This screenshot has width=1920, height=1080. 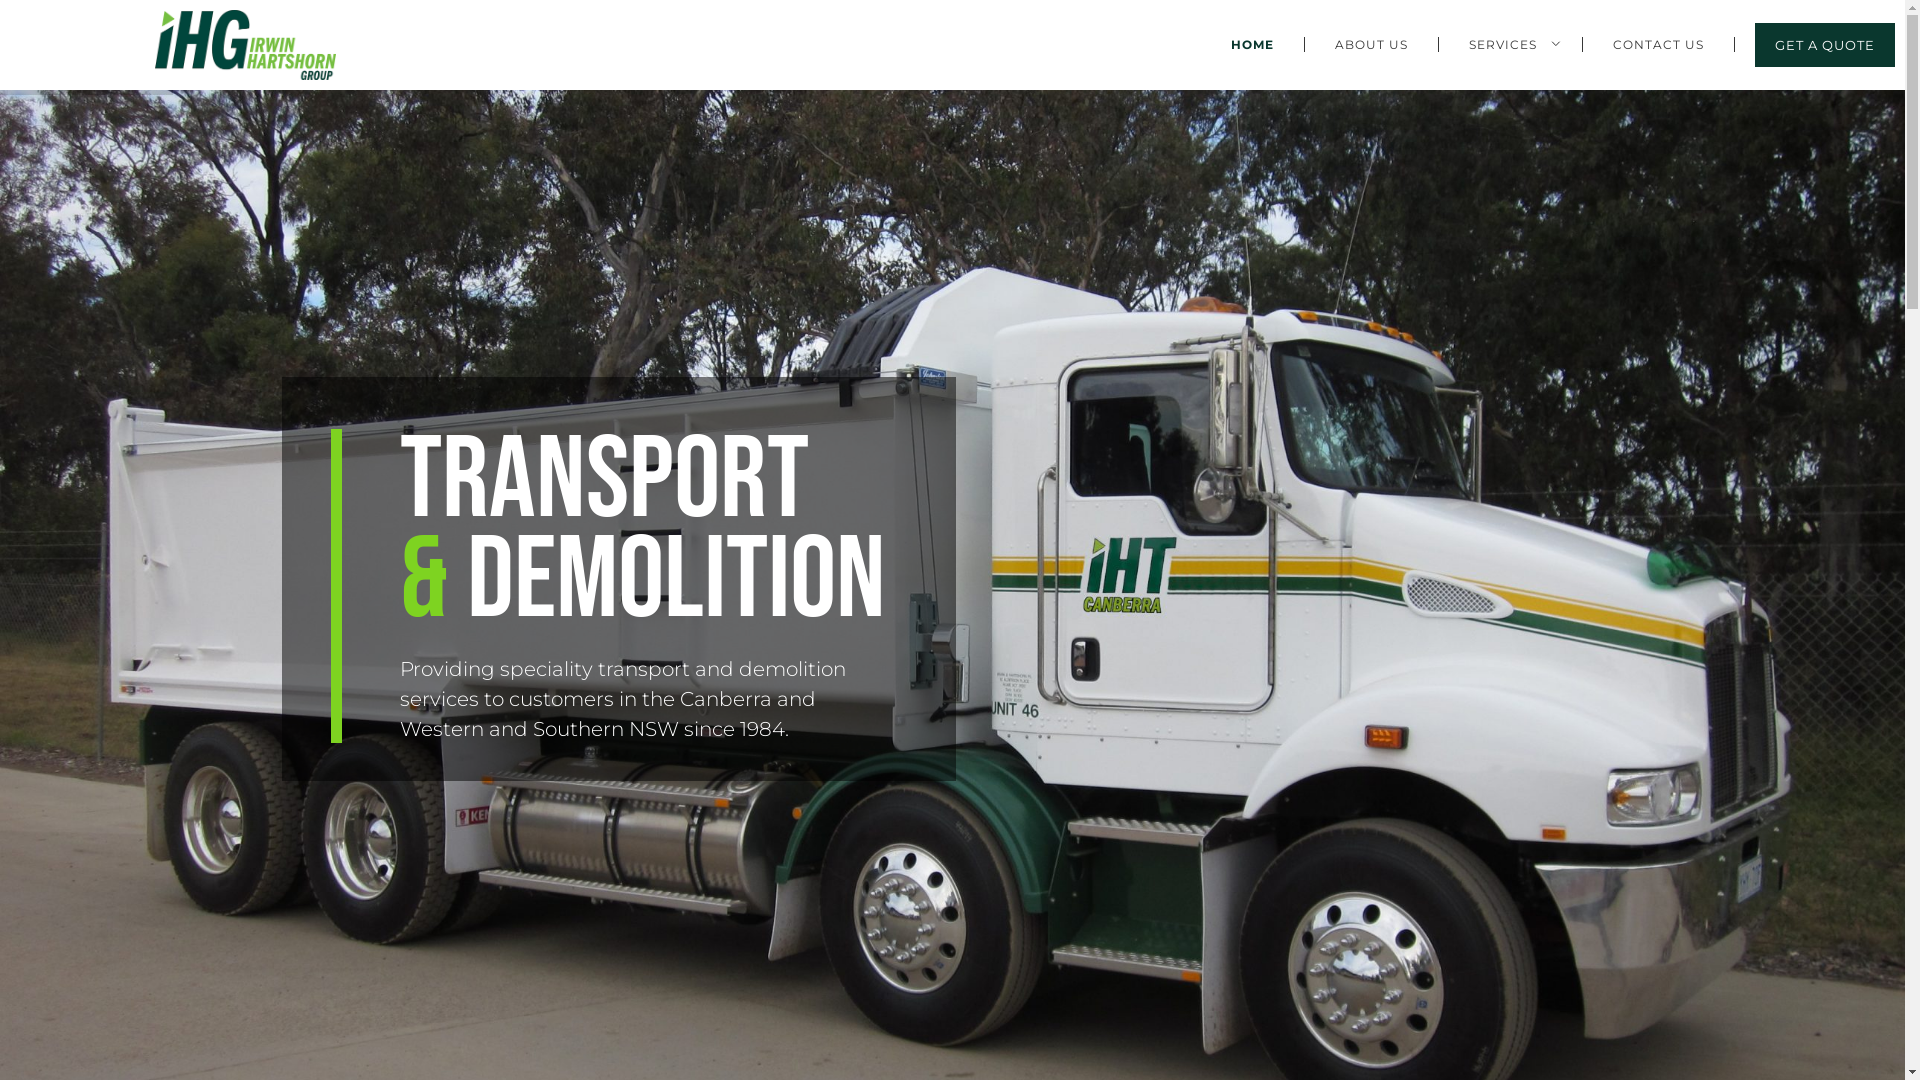 What do you see at coordinates (1251, 44) in the screenshot?
I see `'HOME'` at bounding box center [1251, 44].